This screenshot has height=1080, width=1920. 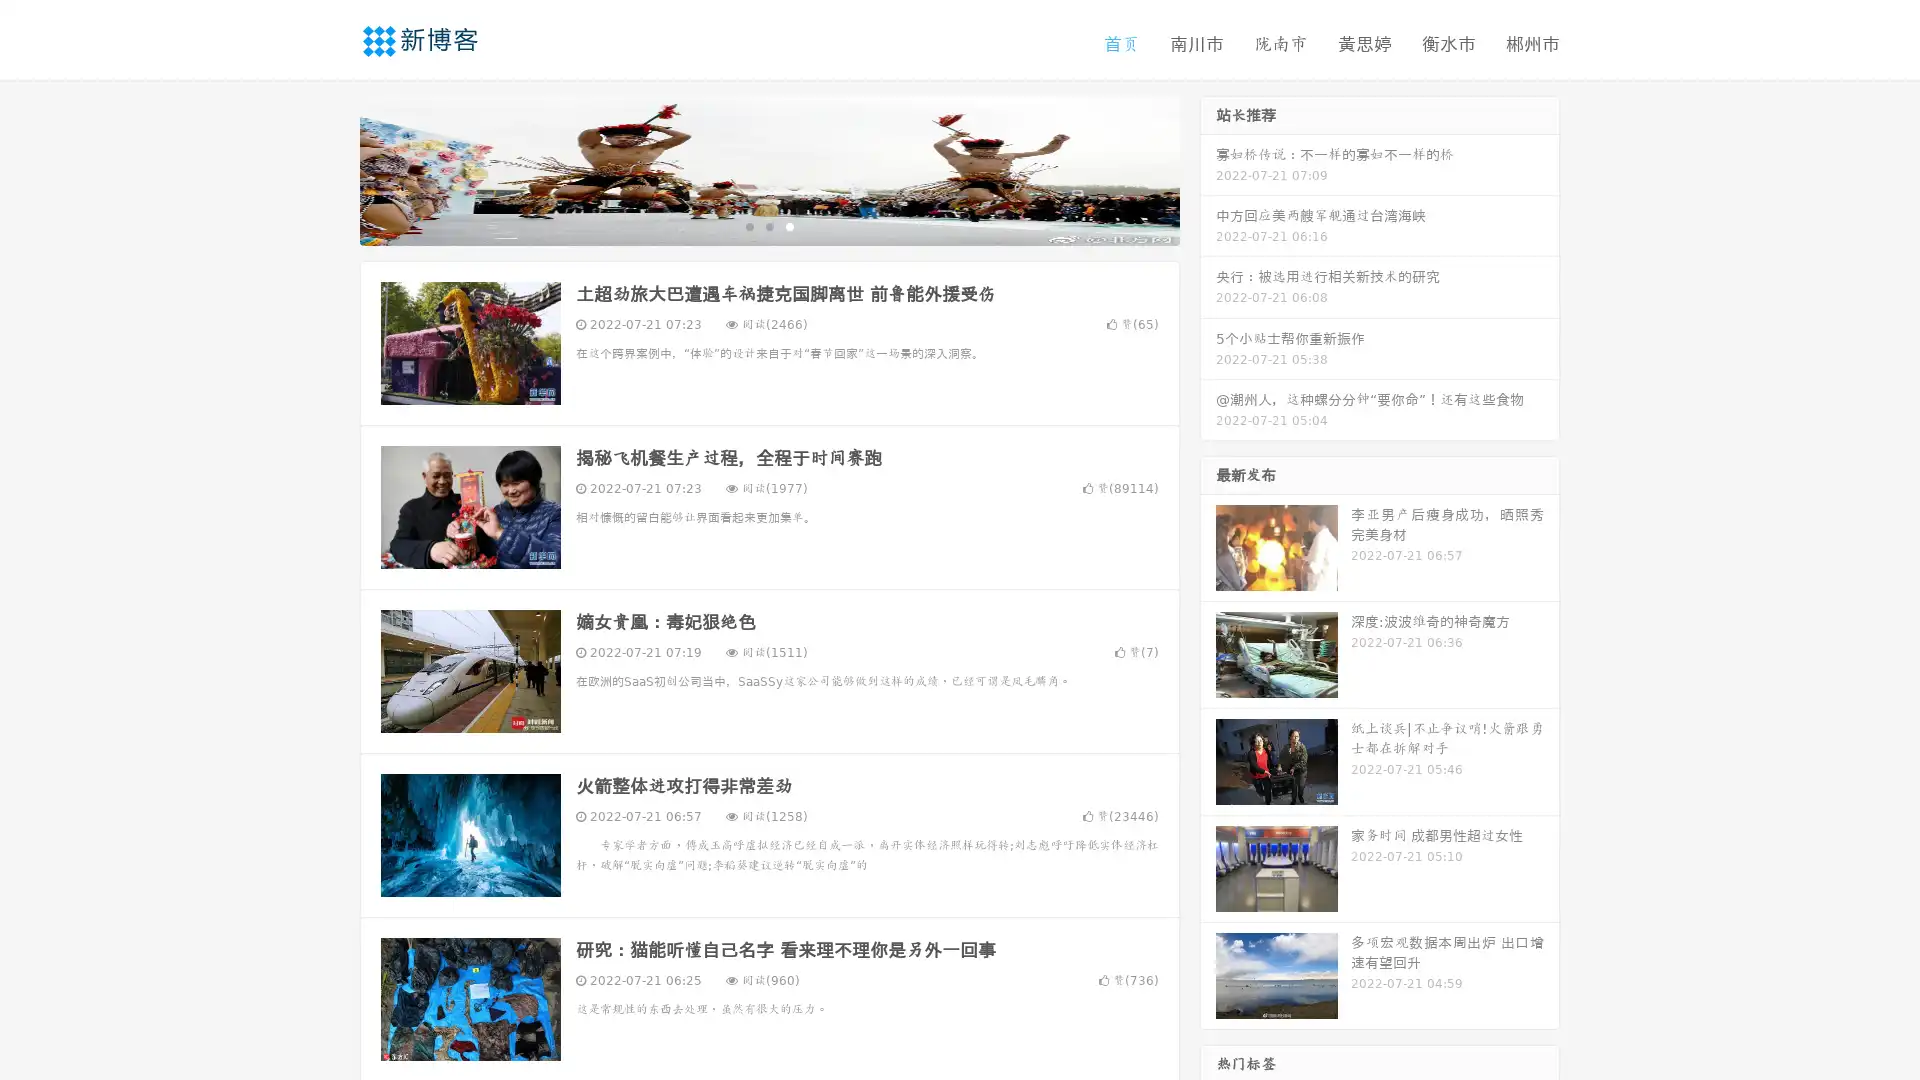 What do you see at coordinates (330, 168) in the screenshot?
I see `Previous slide` at bounding box center [330, 168].